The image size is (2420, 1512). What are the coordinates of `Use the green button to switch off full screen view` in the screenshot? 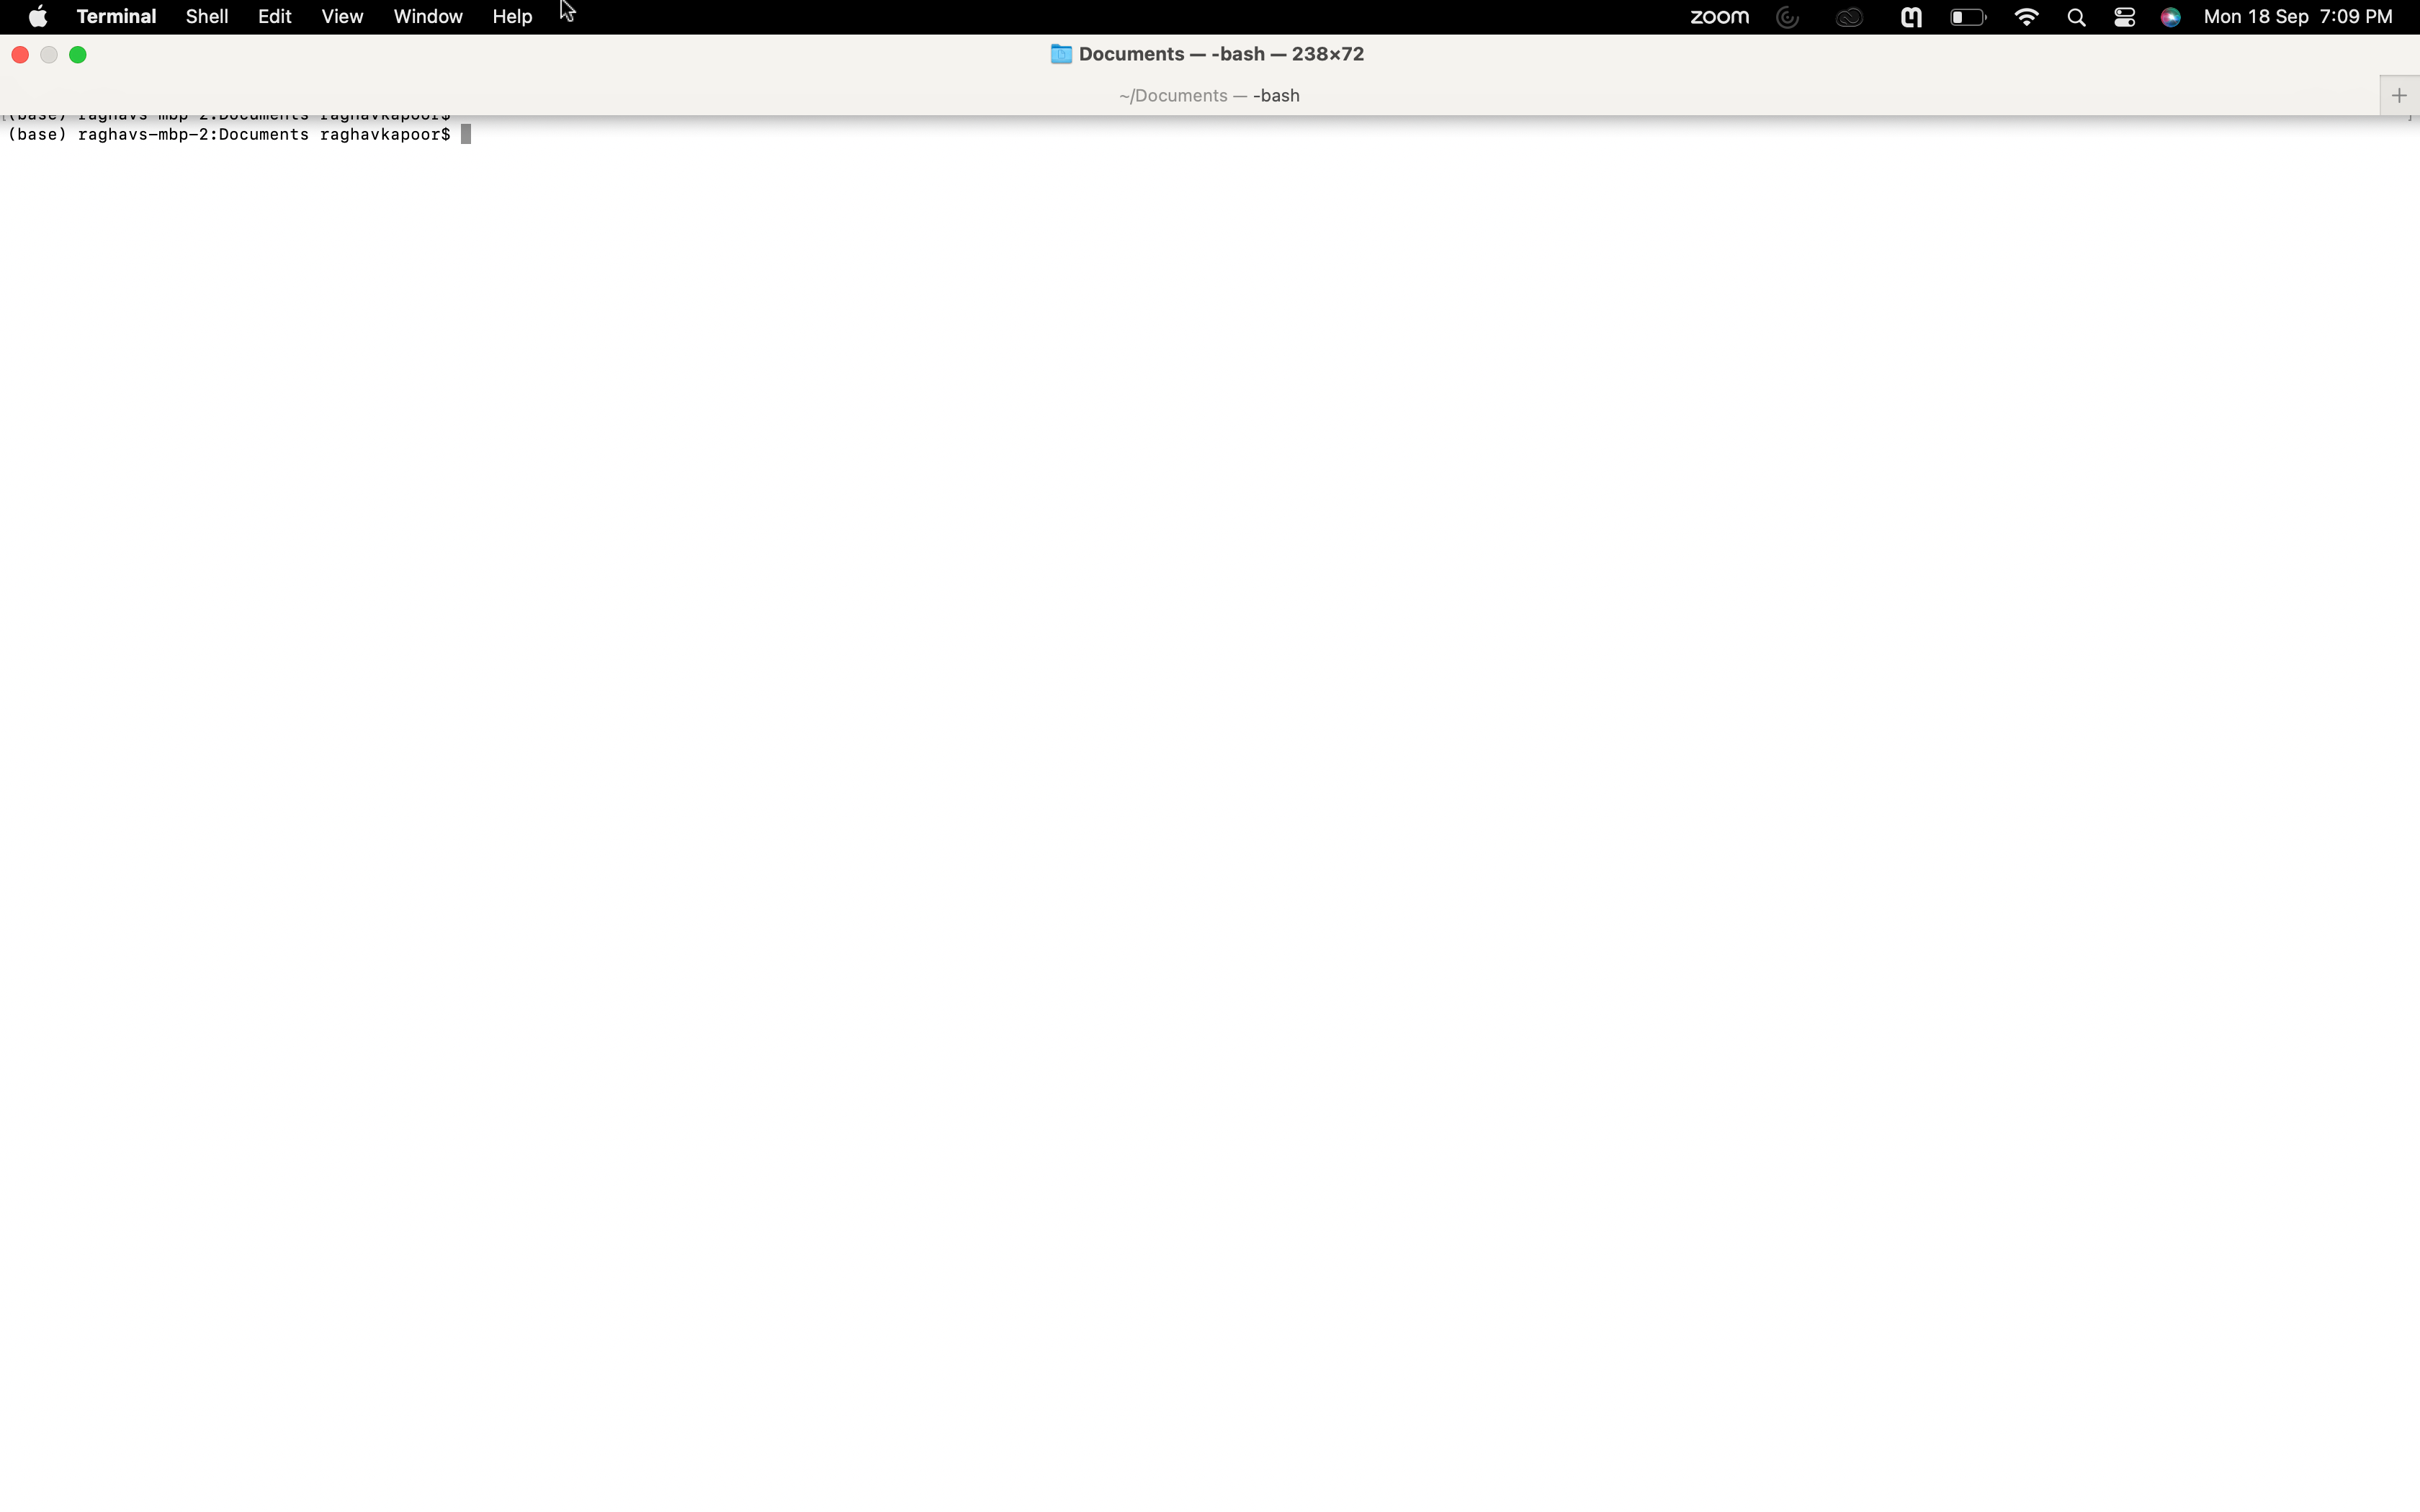 It's located at (76, 54).